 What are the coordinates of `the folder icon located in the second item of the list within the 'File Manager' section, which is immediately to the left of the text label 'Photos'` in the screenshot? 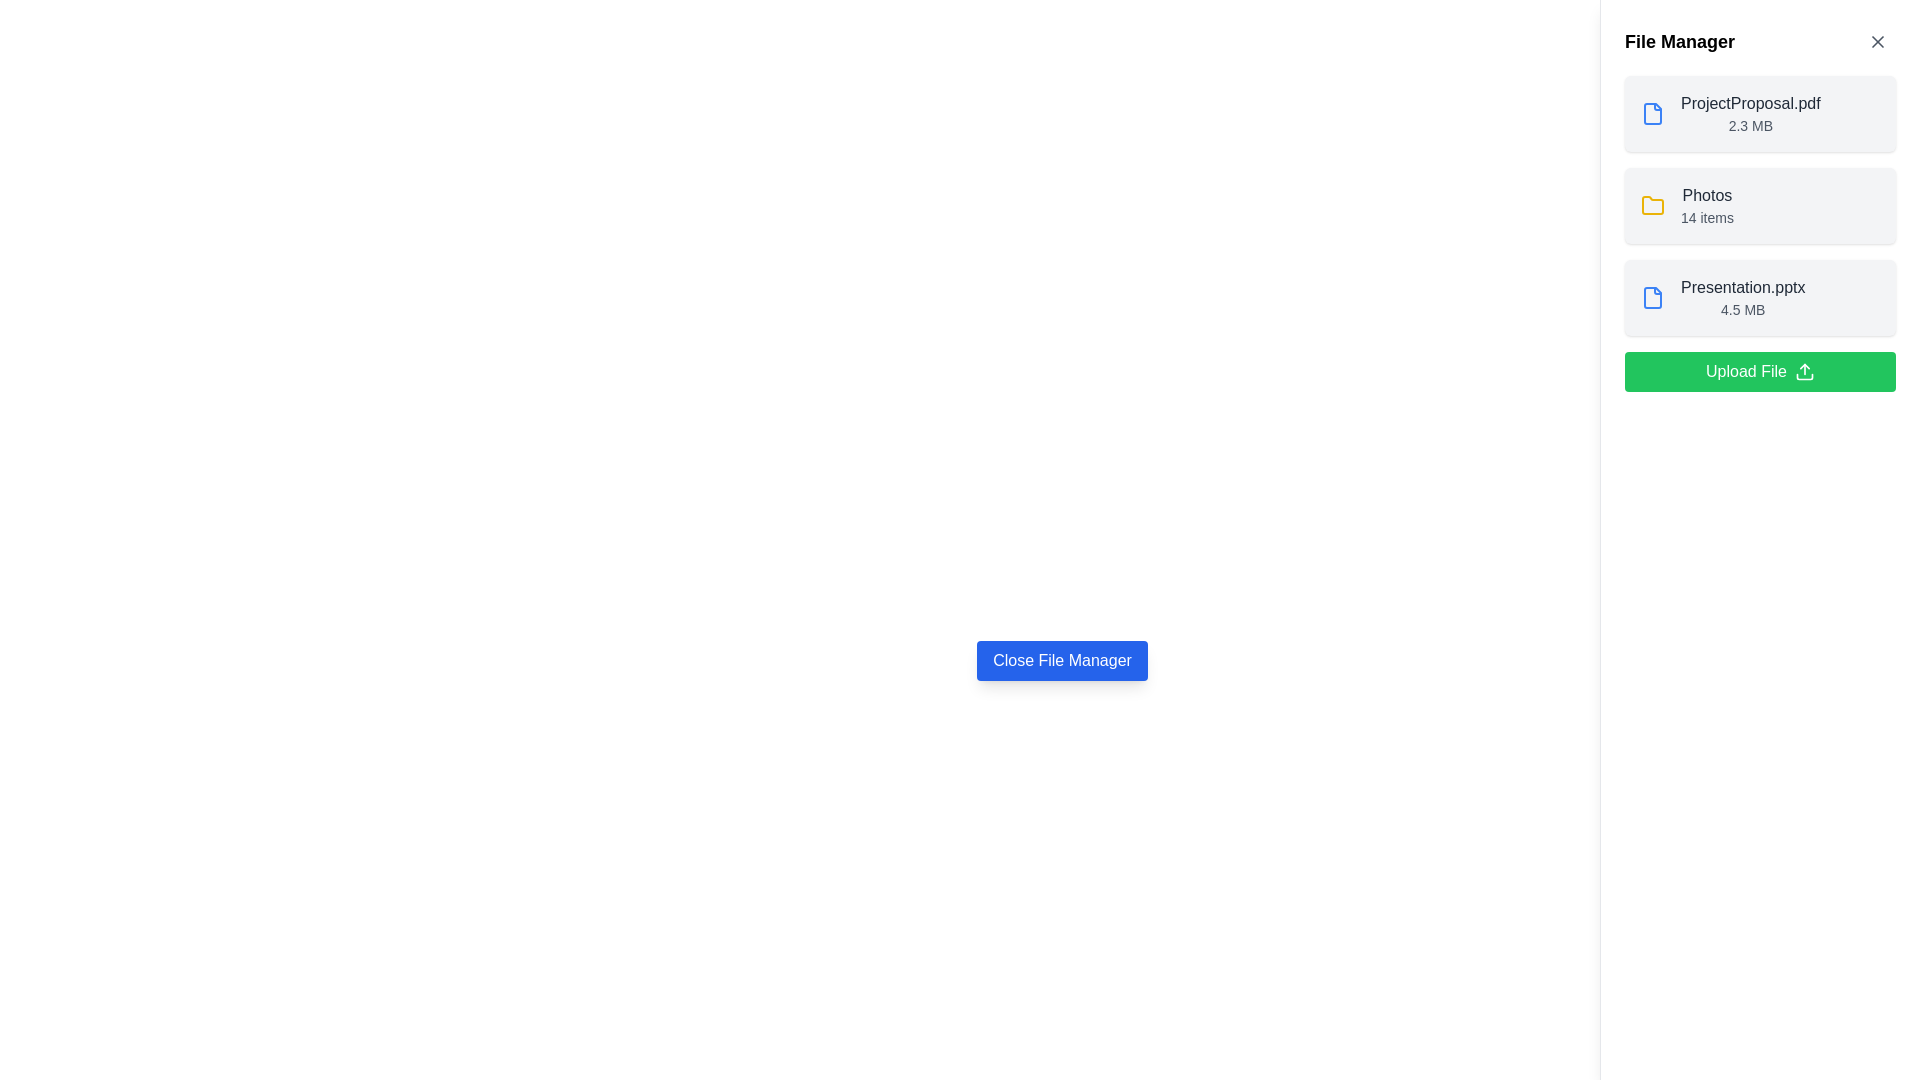 It's located at (1652, 205).